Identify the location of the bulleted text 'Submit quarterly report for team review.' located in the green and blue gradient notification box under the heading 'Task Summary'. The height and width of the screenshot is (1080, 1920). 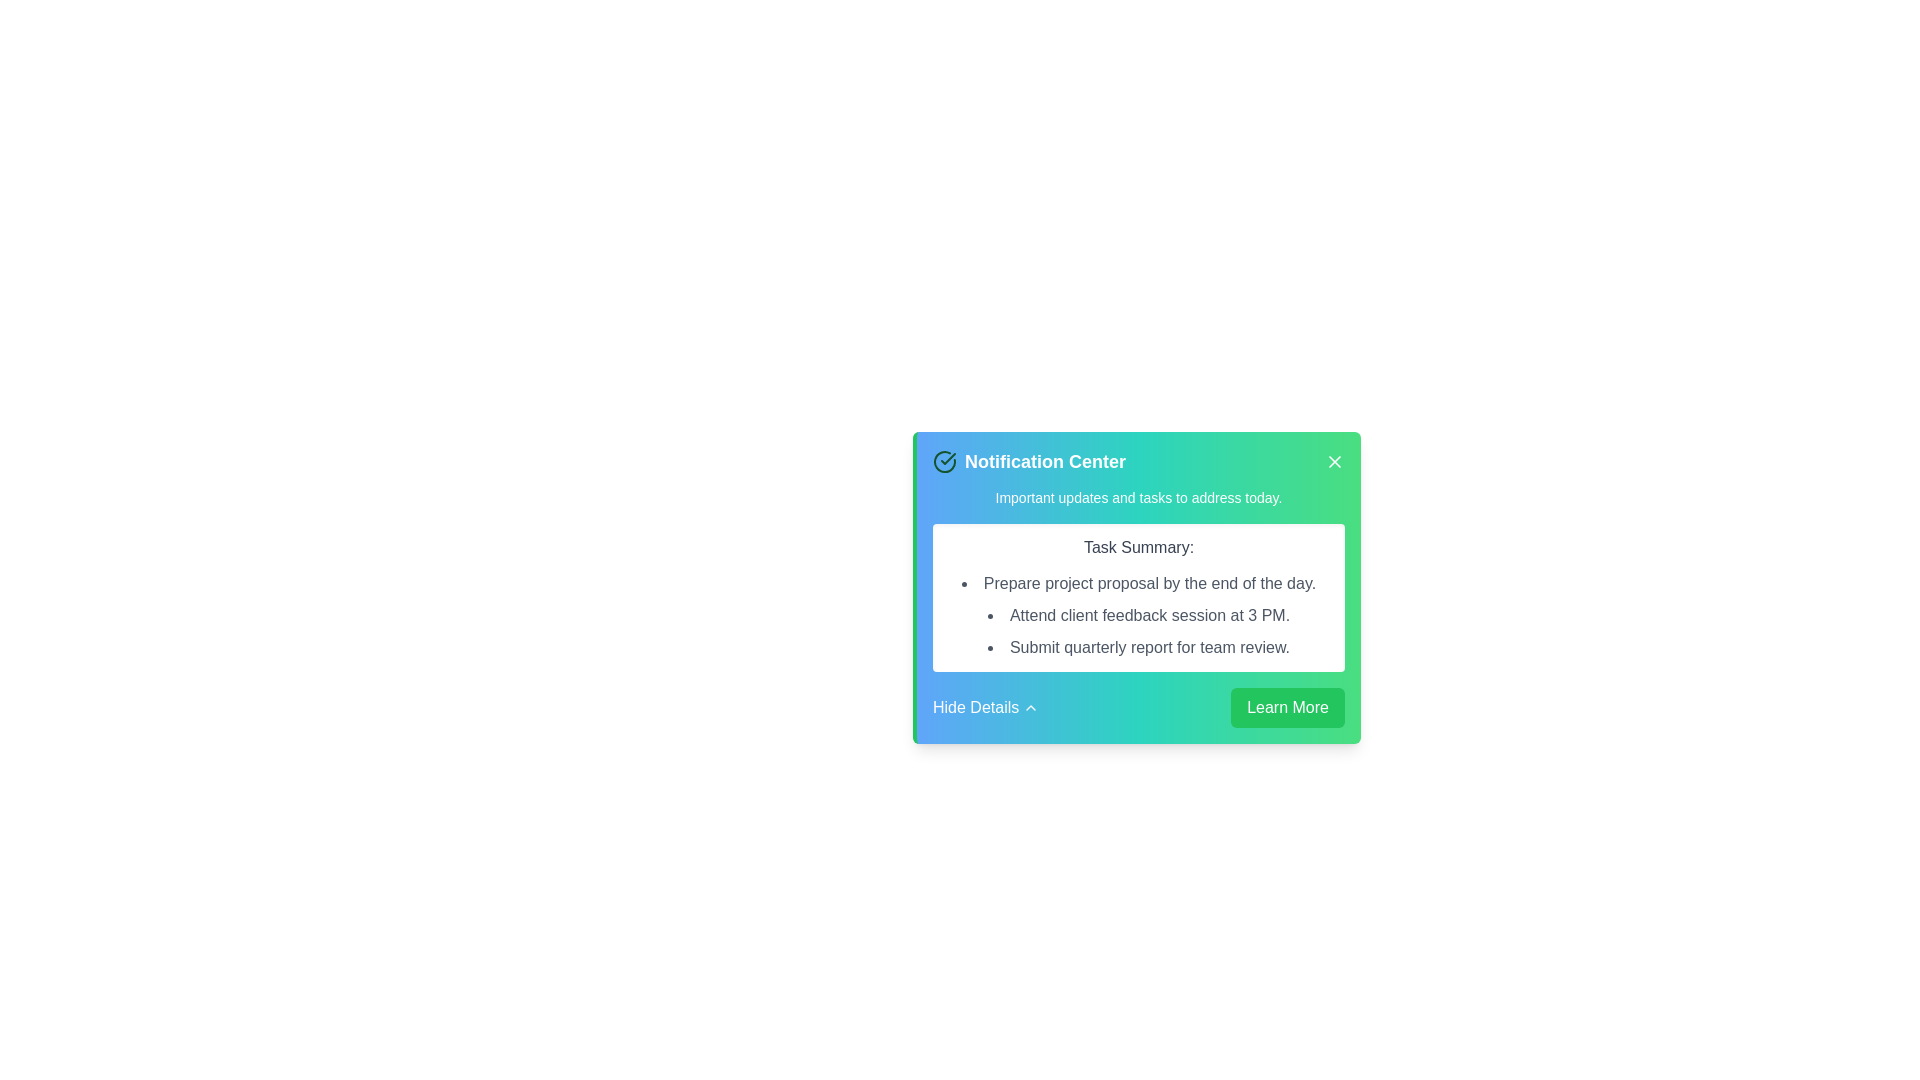
(1138, 648).